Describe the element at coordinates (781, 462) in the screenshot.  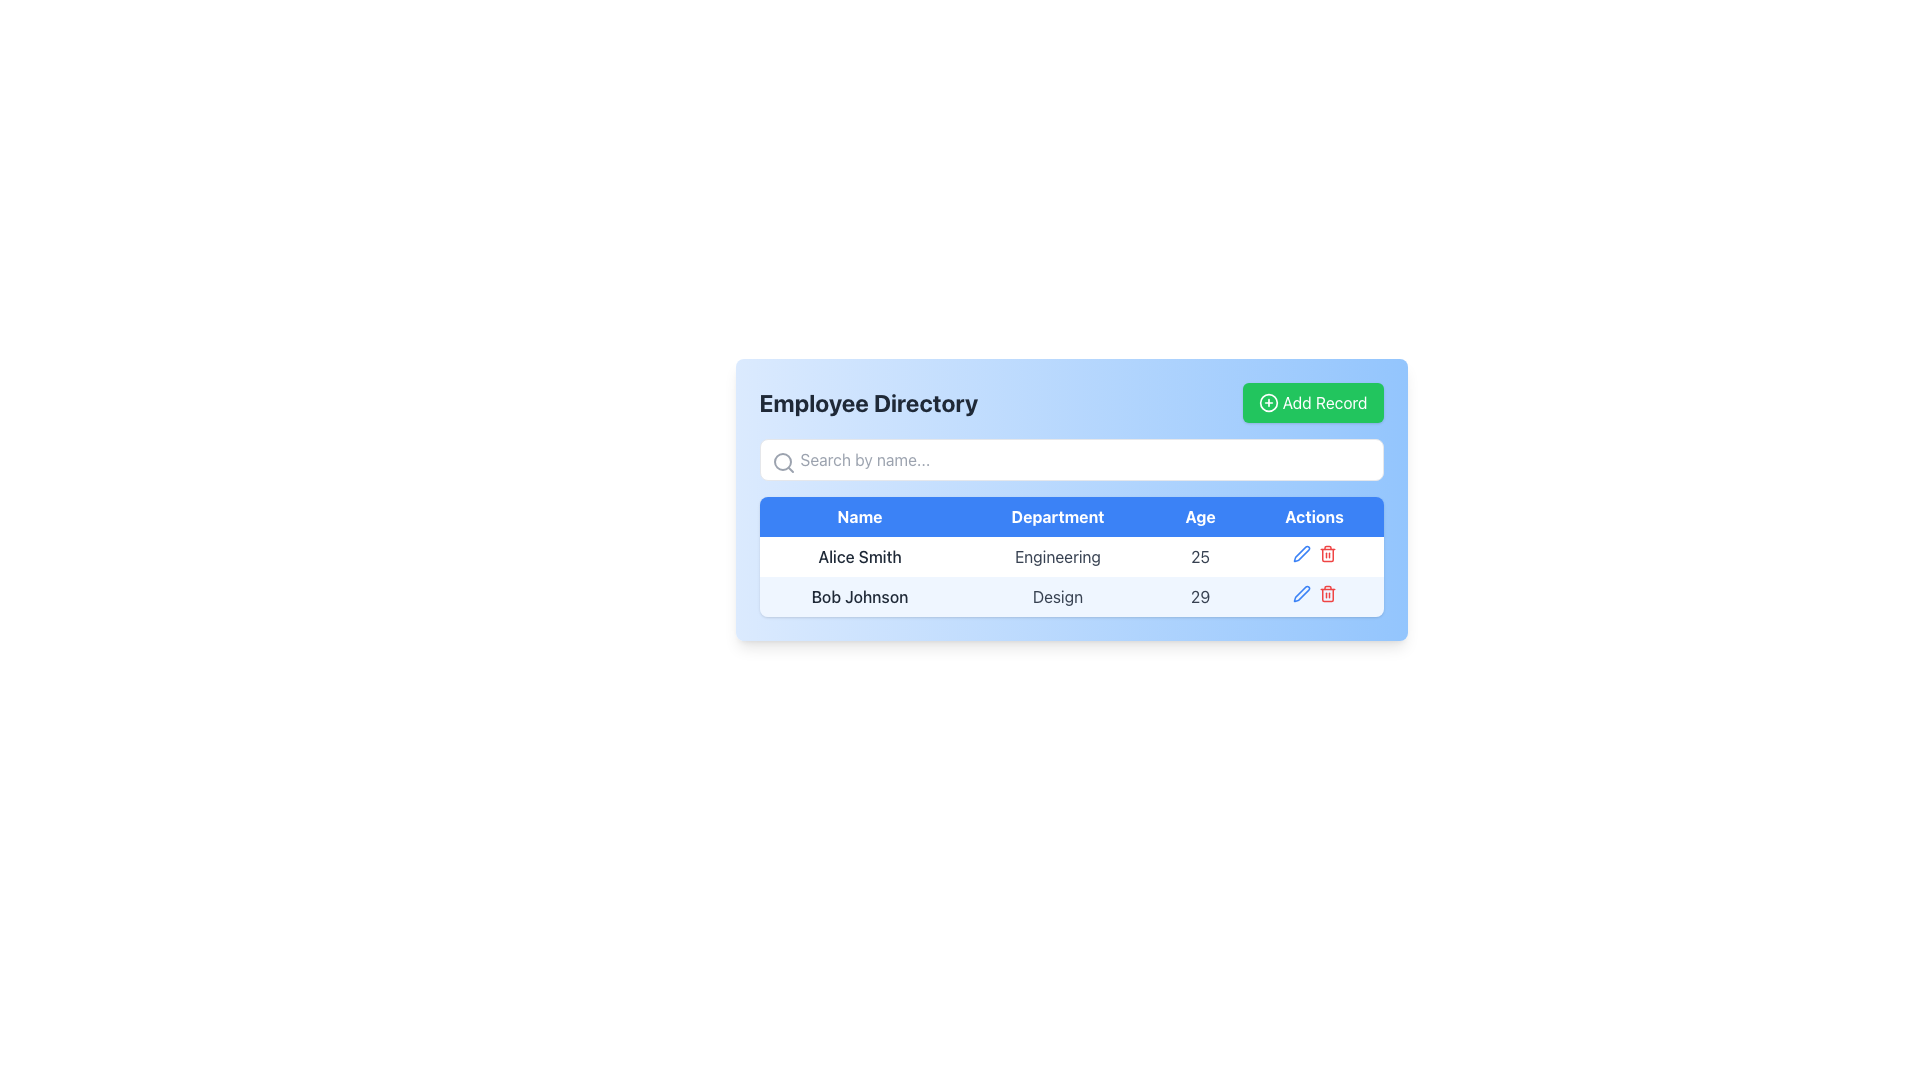
I see `the search input field associated with the circular central part of the magnifying glass icon located at the leftmost side of the search input box` at that location.